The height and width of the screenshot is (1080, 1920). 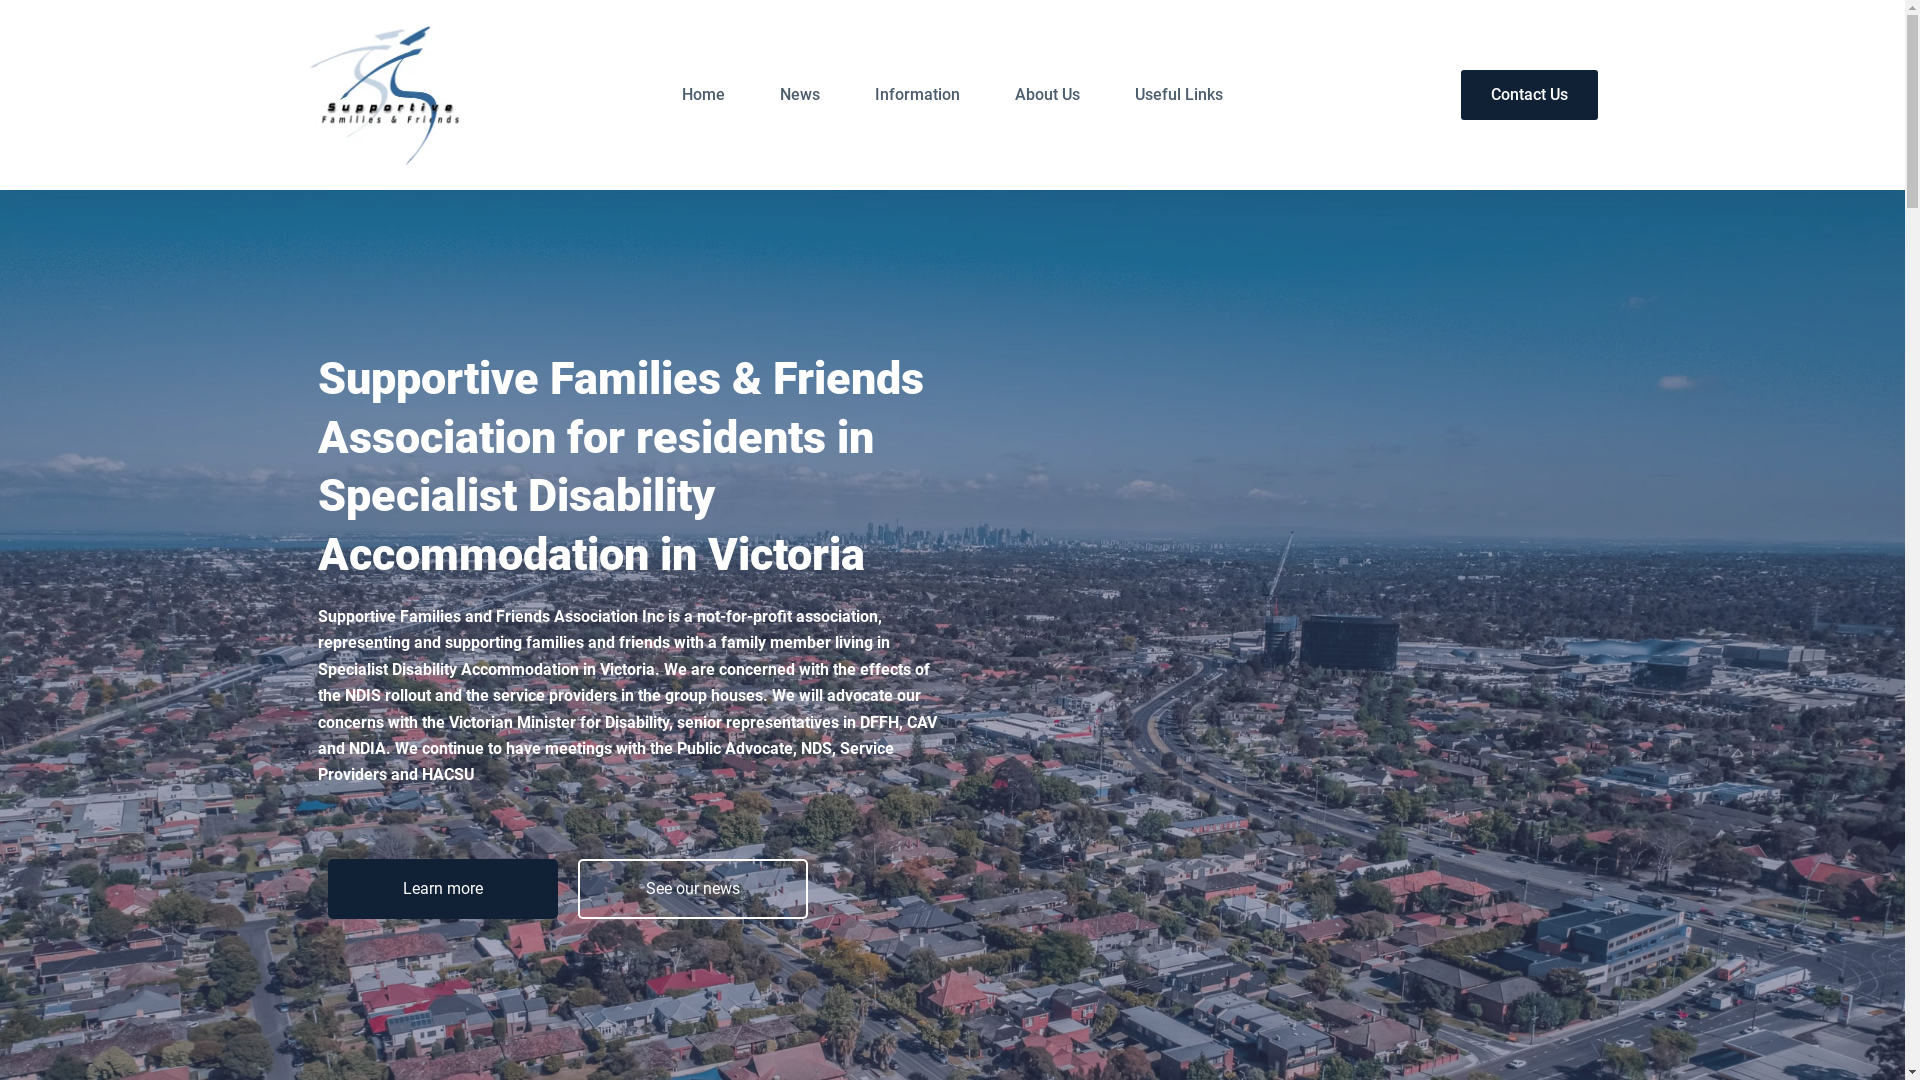 I want to click on 'About Us', so click(x=1046, y=95).